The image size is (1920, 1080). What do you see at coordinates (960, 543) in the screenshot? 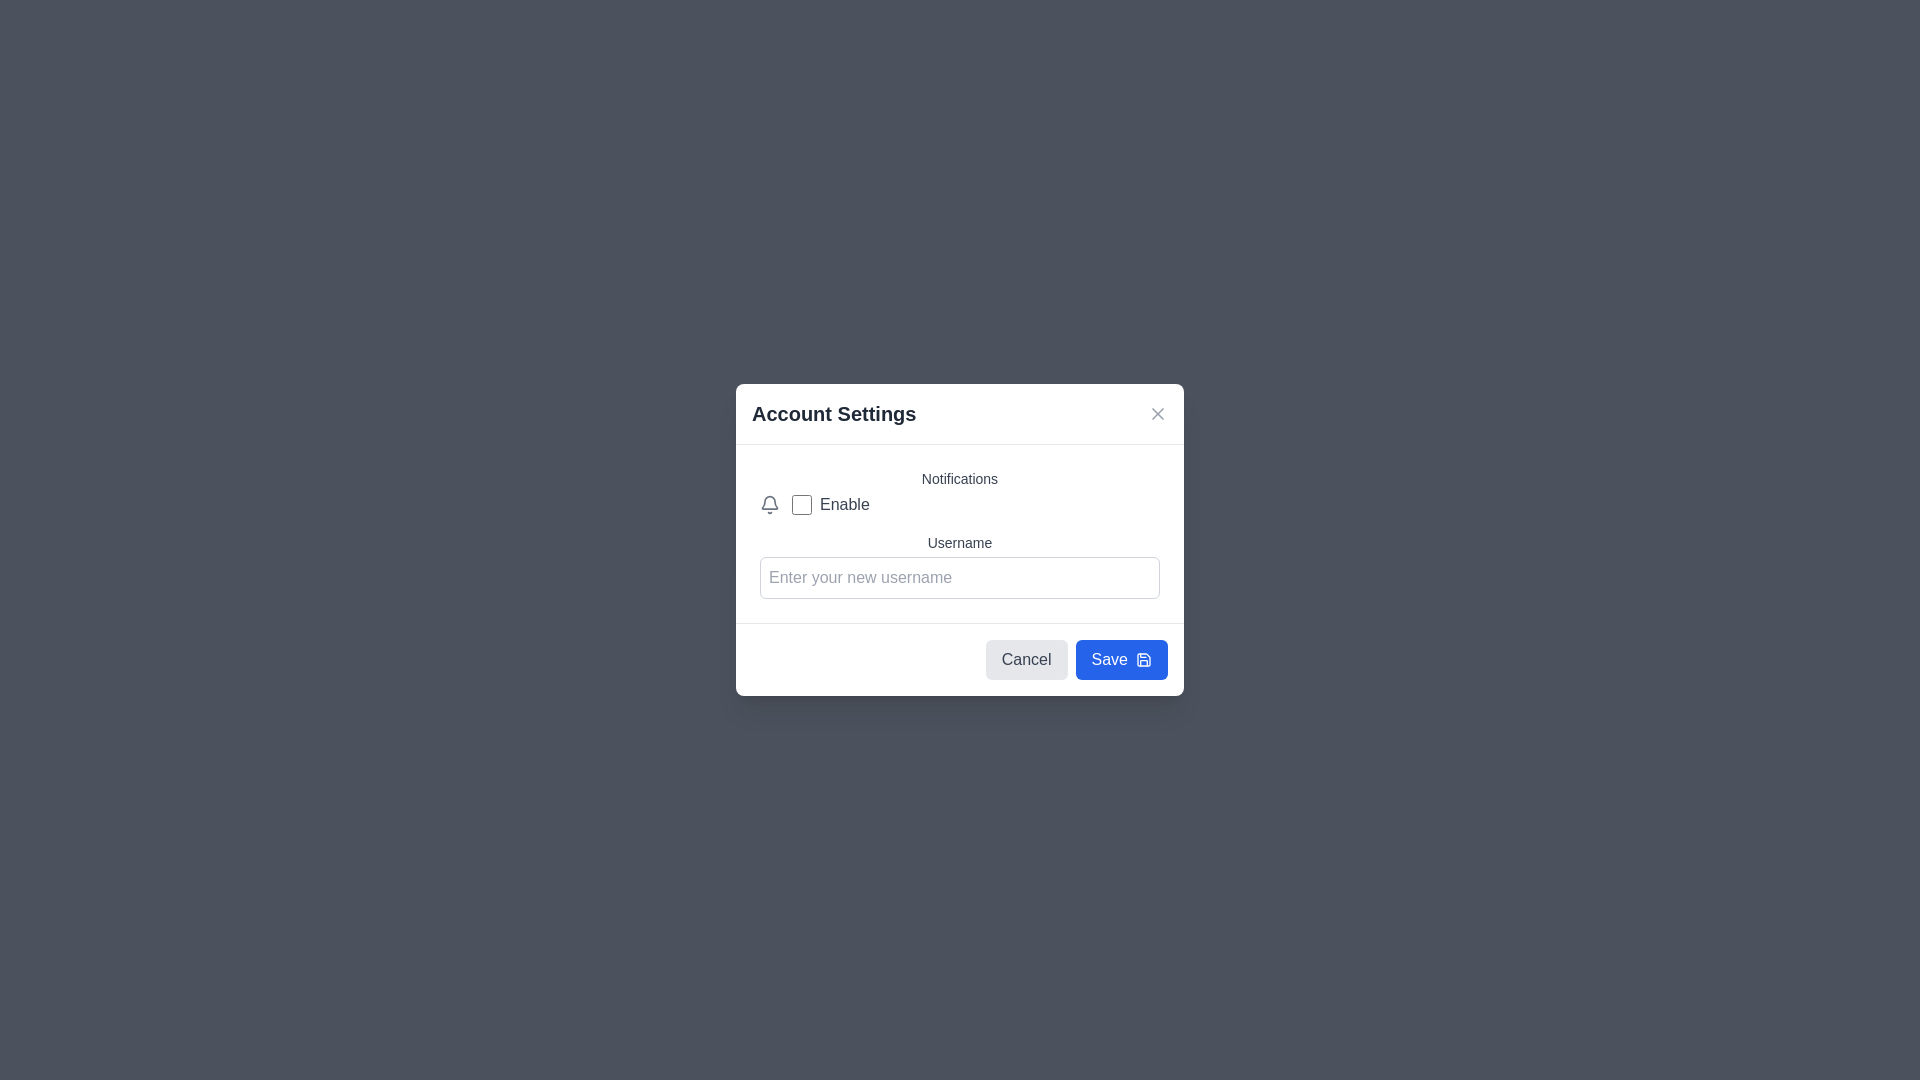
I see `the static text label displaying 'Username' that is located under the 'Account Settings' heading and above the text input field for username` at bounding box center [960, 543].